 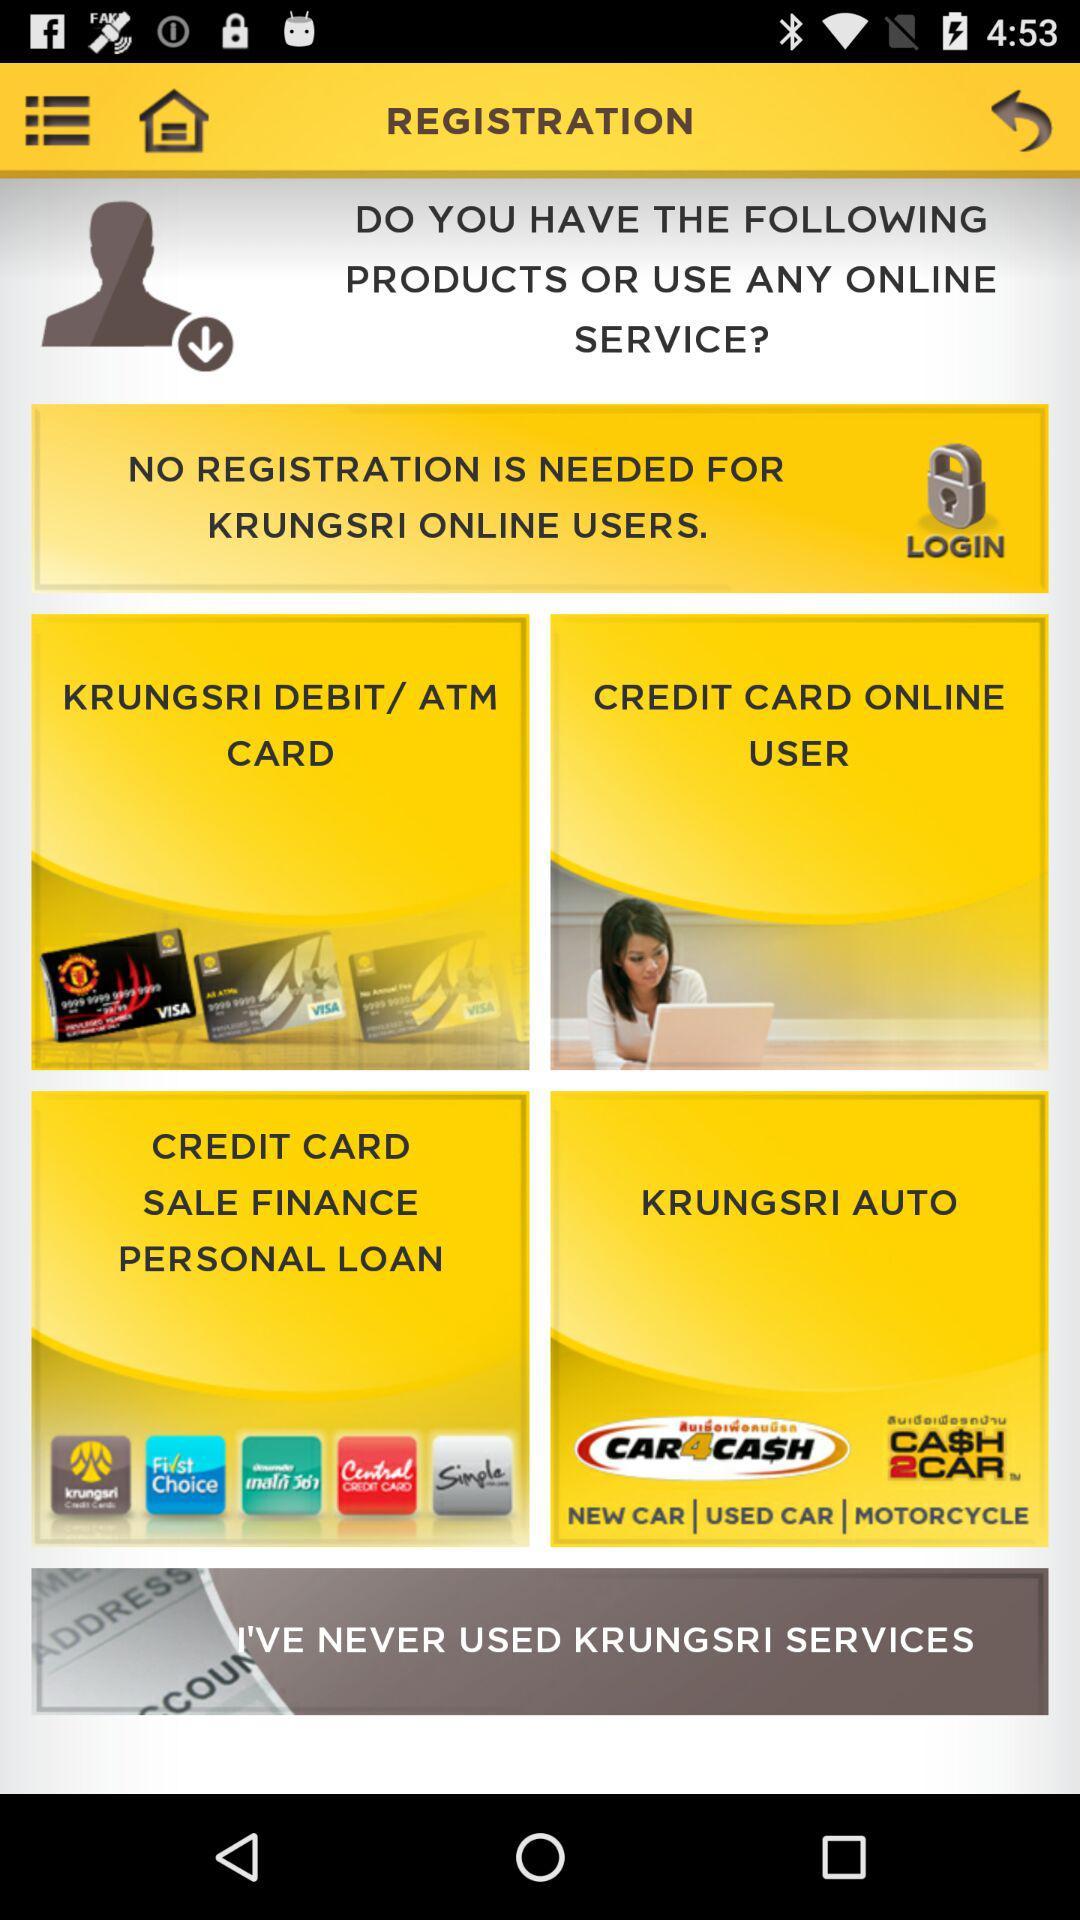 What do you see at coordinates (280, 842) in the screenshot?
I see `product` at bounding box center [280, 842].